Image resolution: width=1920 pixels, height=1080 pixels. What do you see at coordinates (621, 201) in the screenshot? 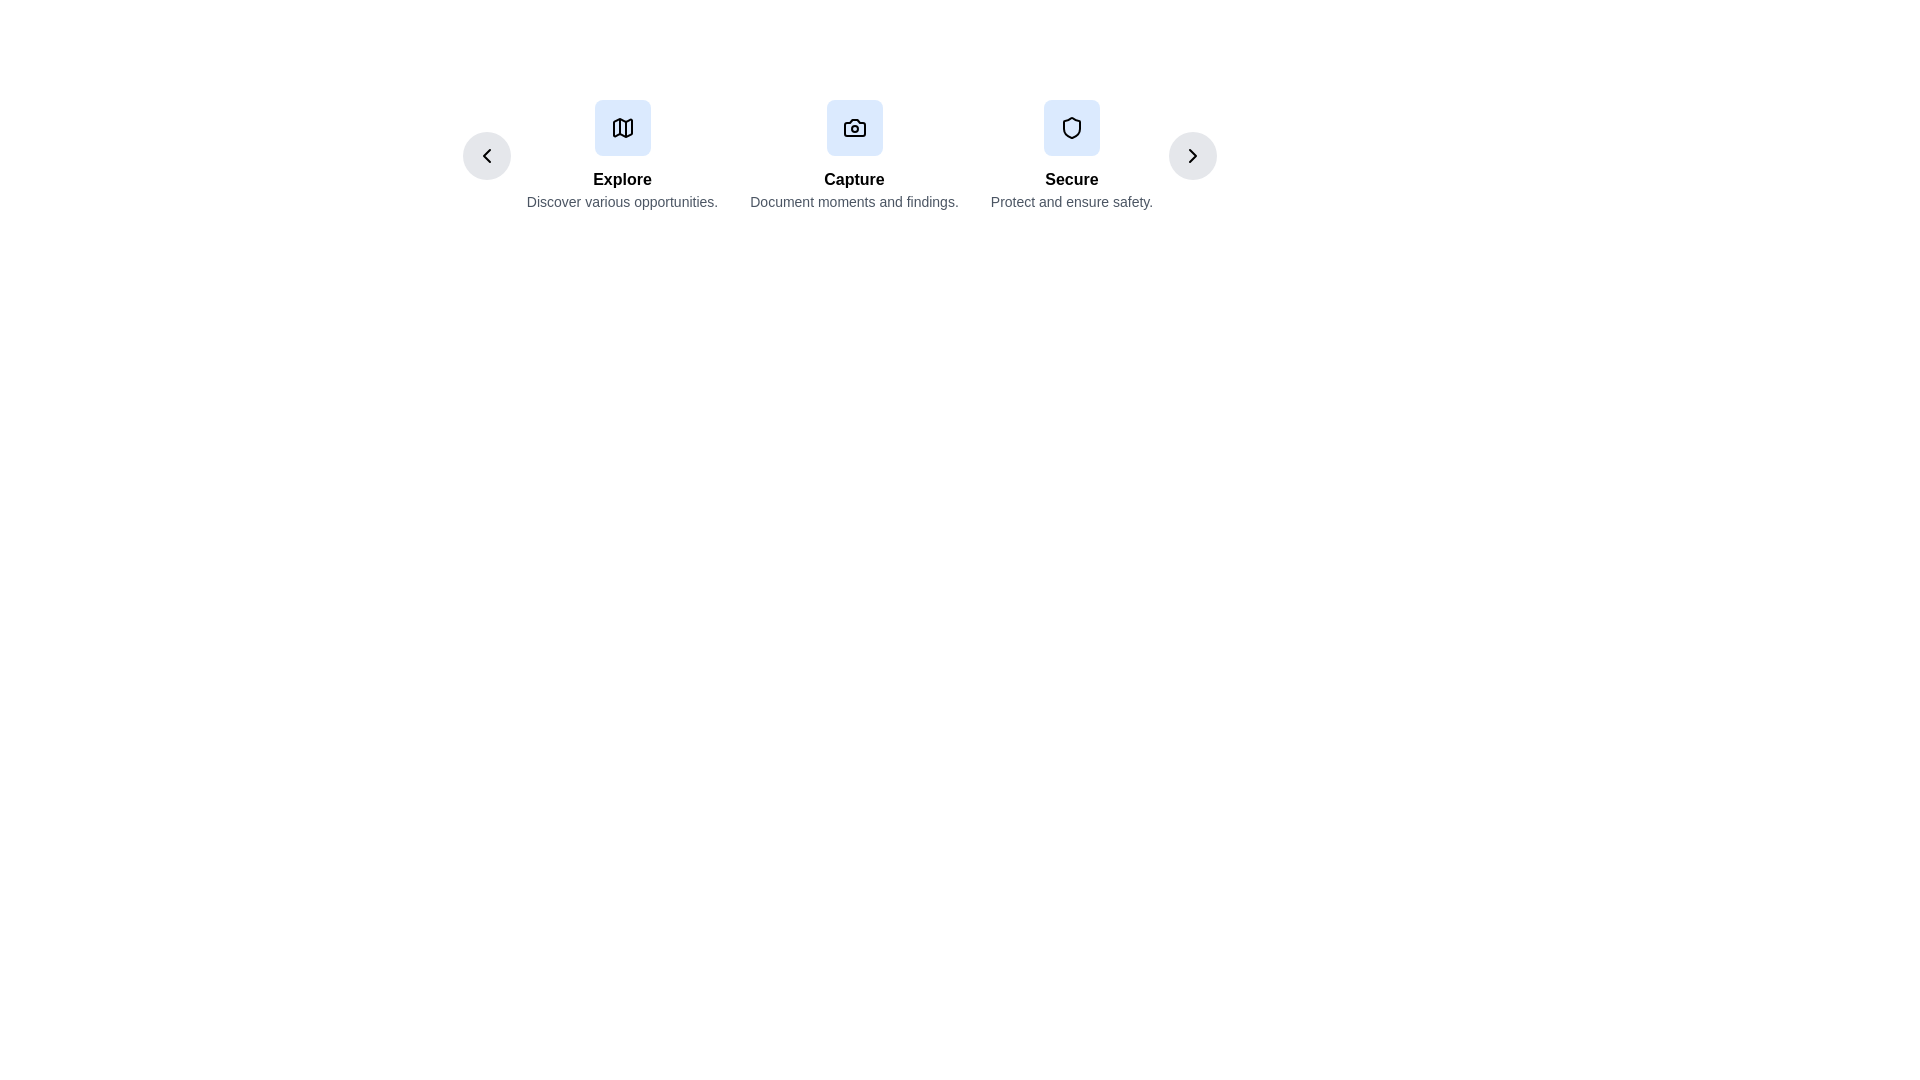
I see `descriptive text label located beneath the 'Explore' heading, which provides additional context to the user` at bounding box center [621, 201].